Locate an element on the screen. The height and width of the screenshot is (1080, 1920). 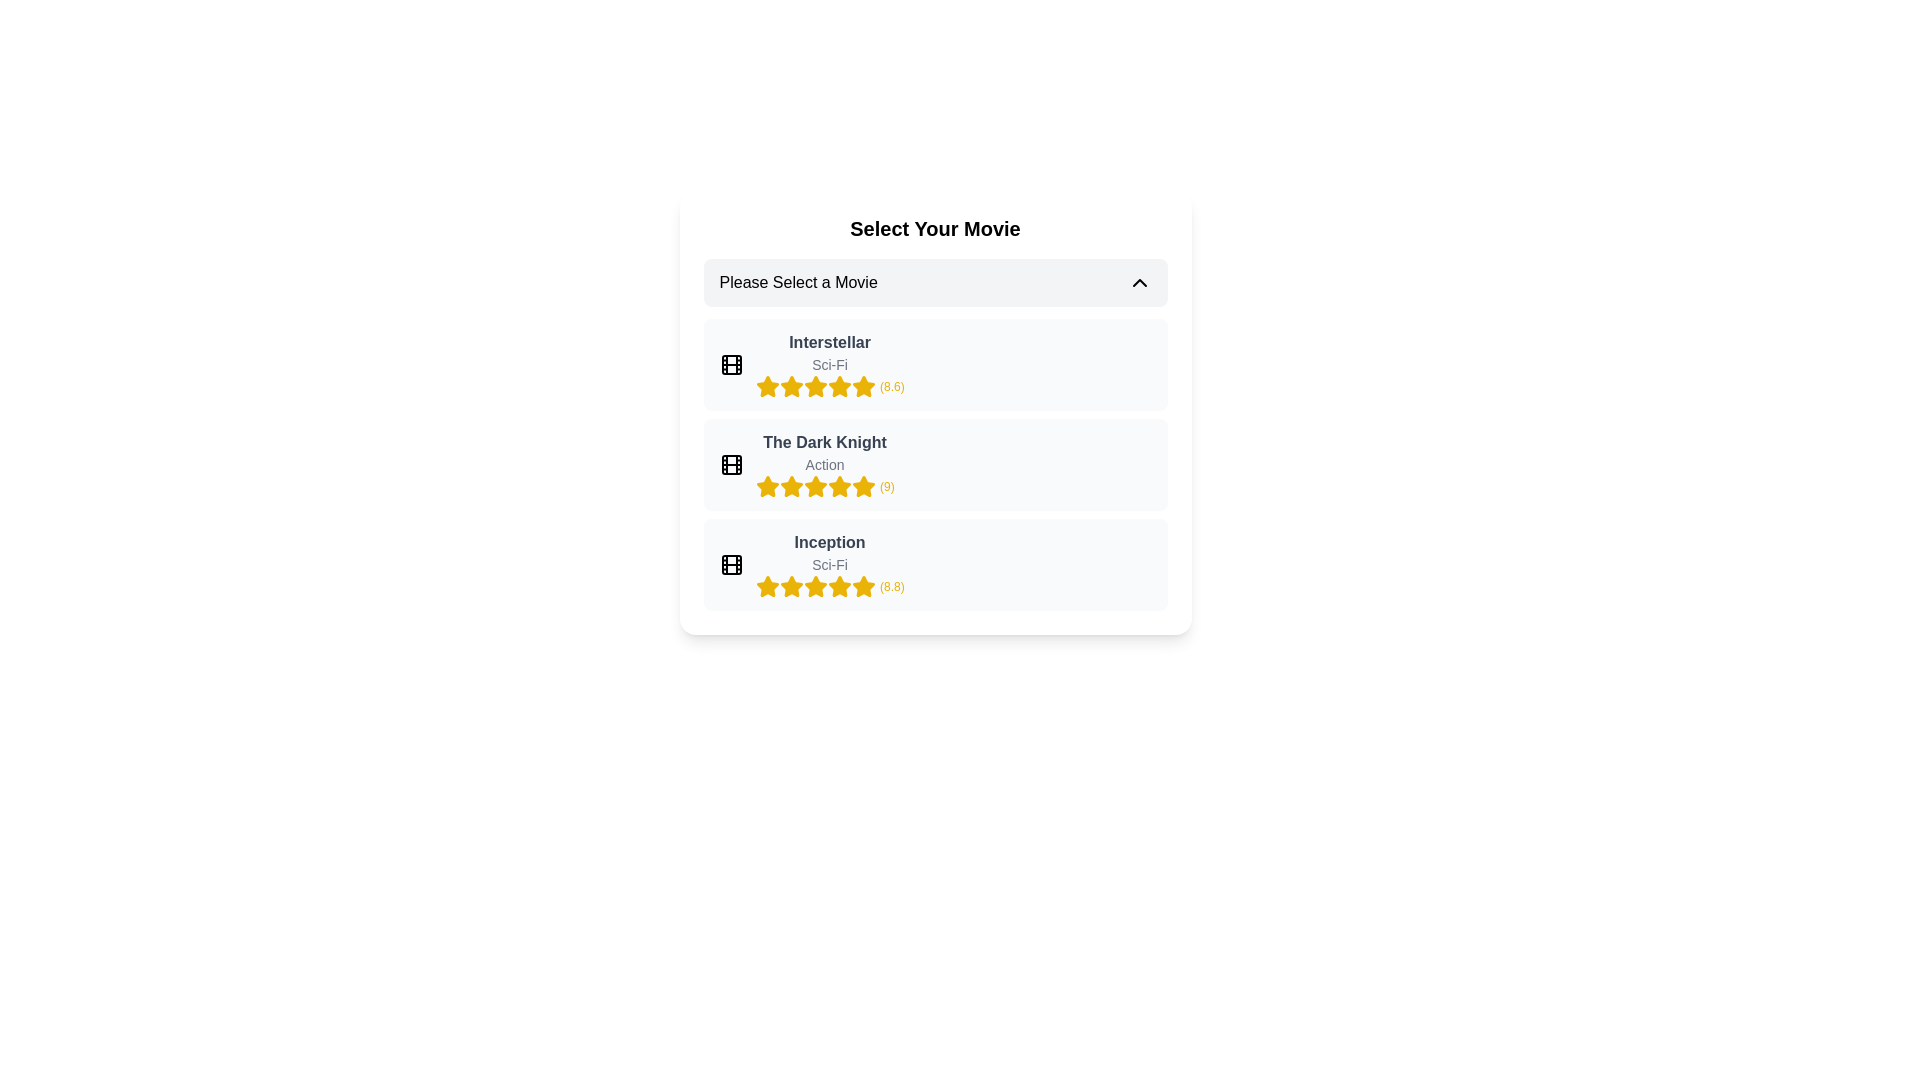
the title text of the movie 'Inception', which is a static display element located in the third movie entry of the dropdown list is located at coordinates (830, 543).